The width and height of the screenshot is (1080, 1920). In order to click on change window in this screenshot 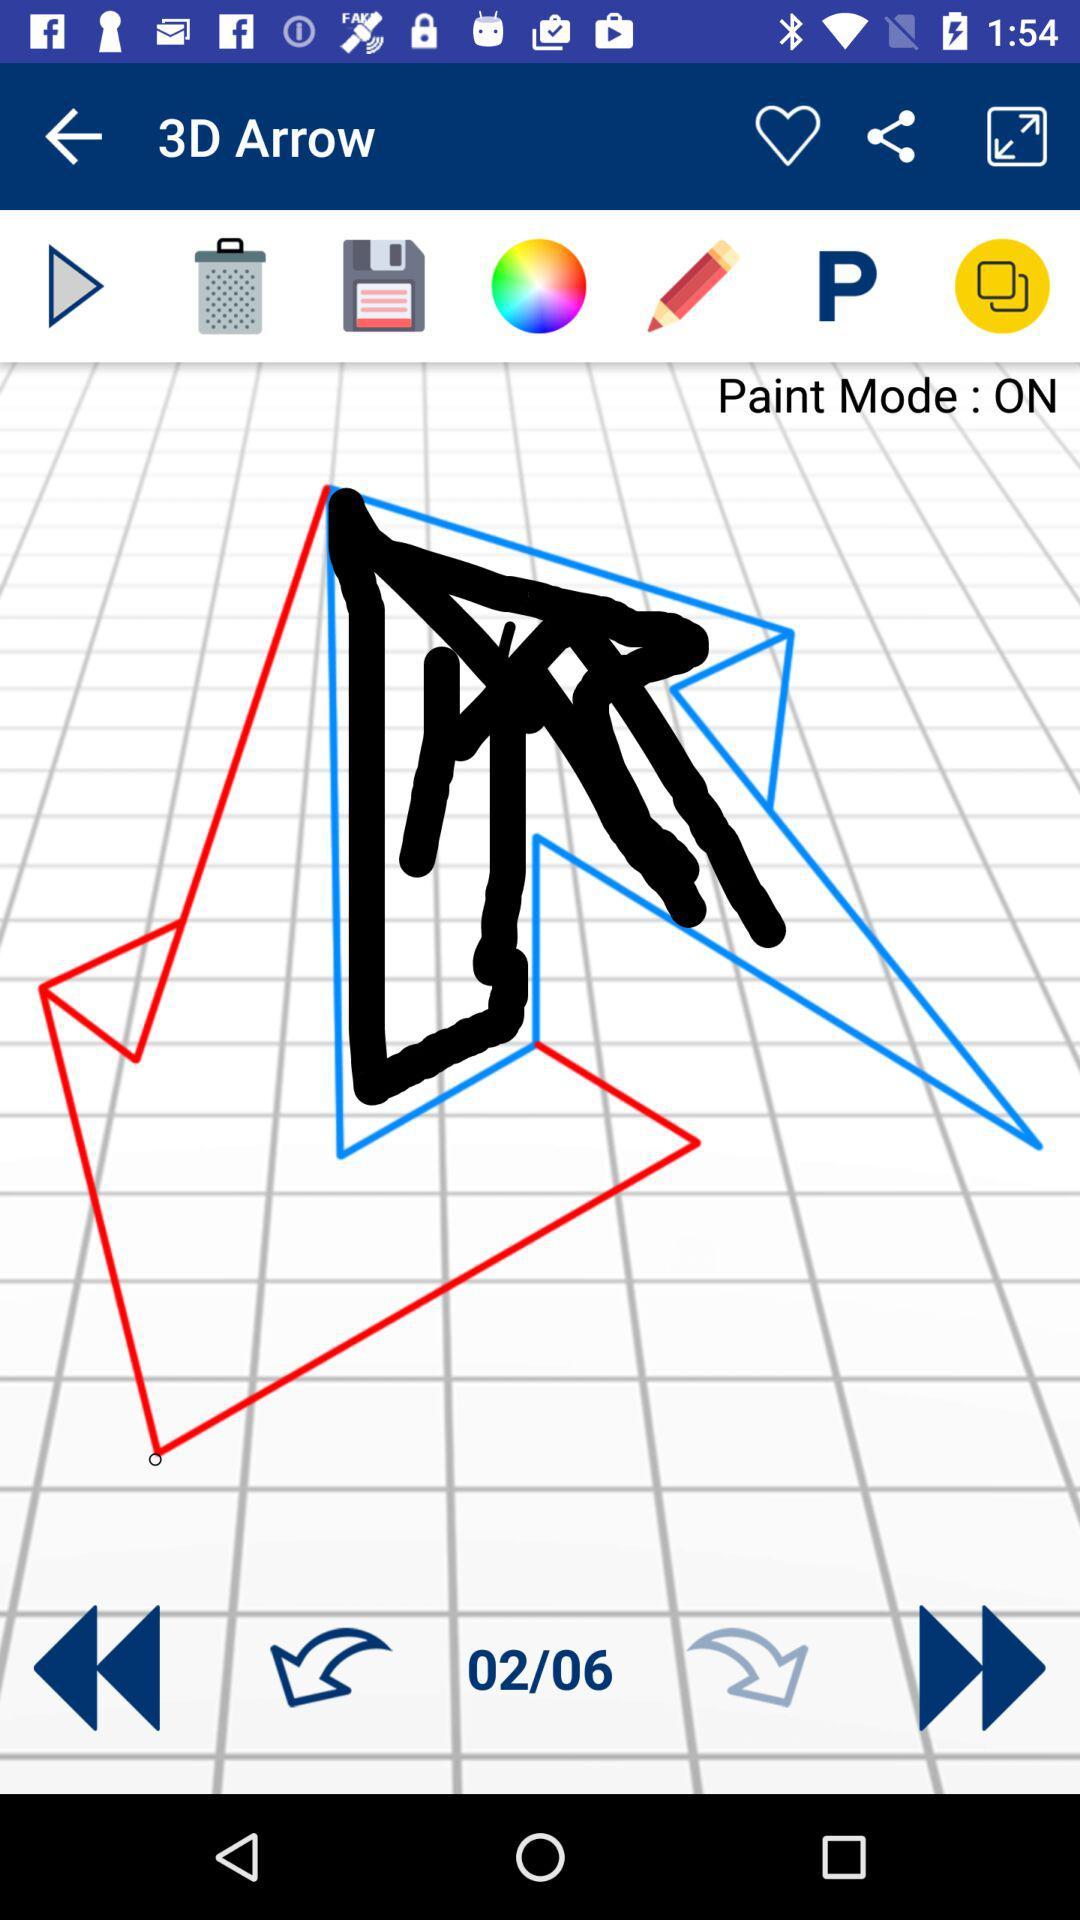, I will do `click(1002, 285)`.